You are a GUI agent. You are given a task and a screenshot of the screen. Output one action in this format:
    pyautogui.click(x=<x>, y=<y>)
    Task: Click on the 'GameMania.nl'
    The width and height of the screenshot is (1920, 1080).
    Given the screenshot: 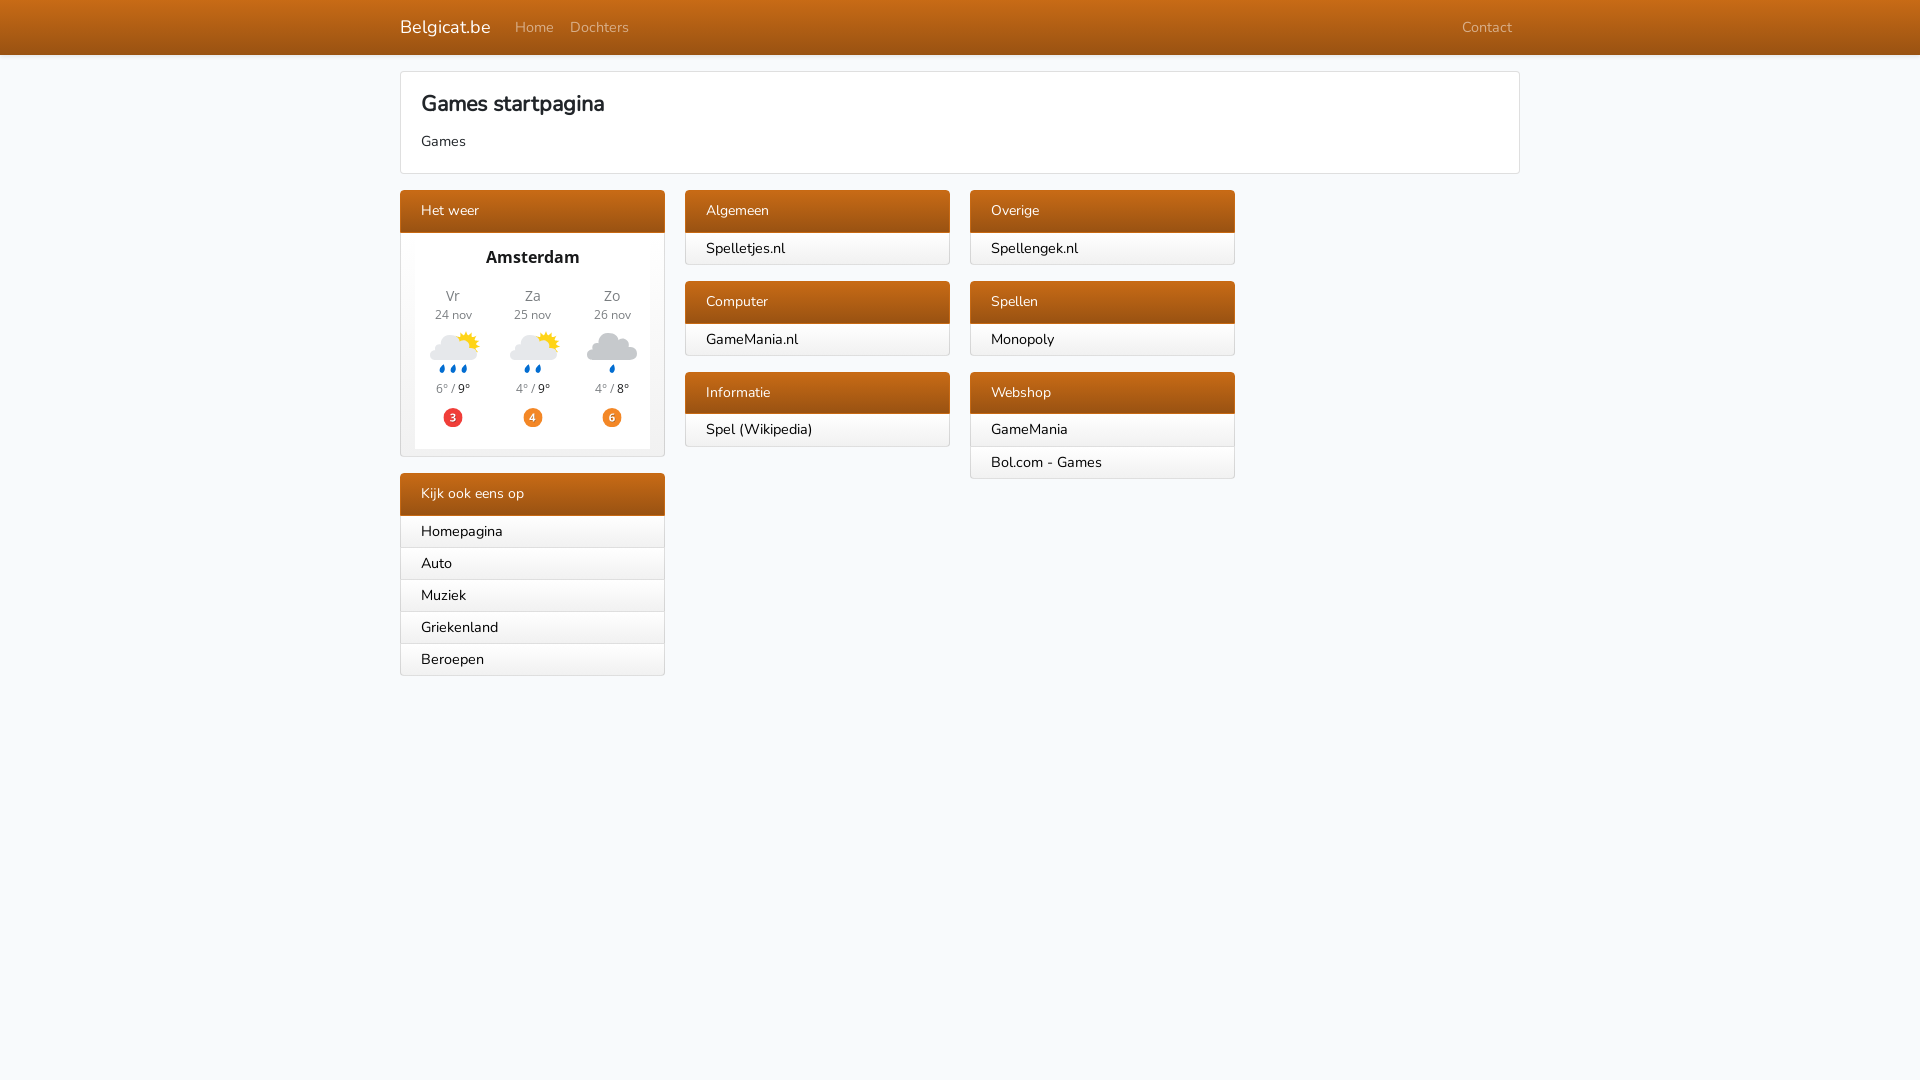 What is the action you would take?
    pyautogui.click(x=751, y=338)
    